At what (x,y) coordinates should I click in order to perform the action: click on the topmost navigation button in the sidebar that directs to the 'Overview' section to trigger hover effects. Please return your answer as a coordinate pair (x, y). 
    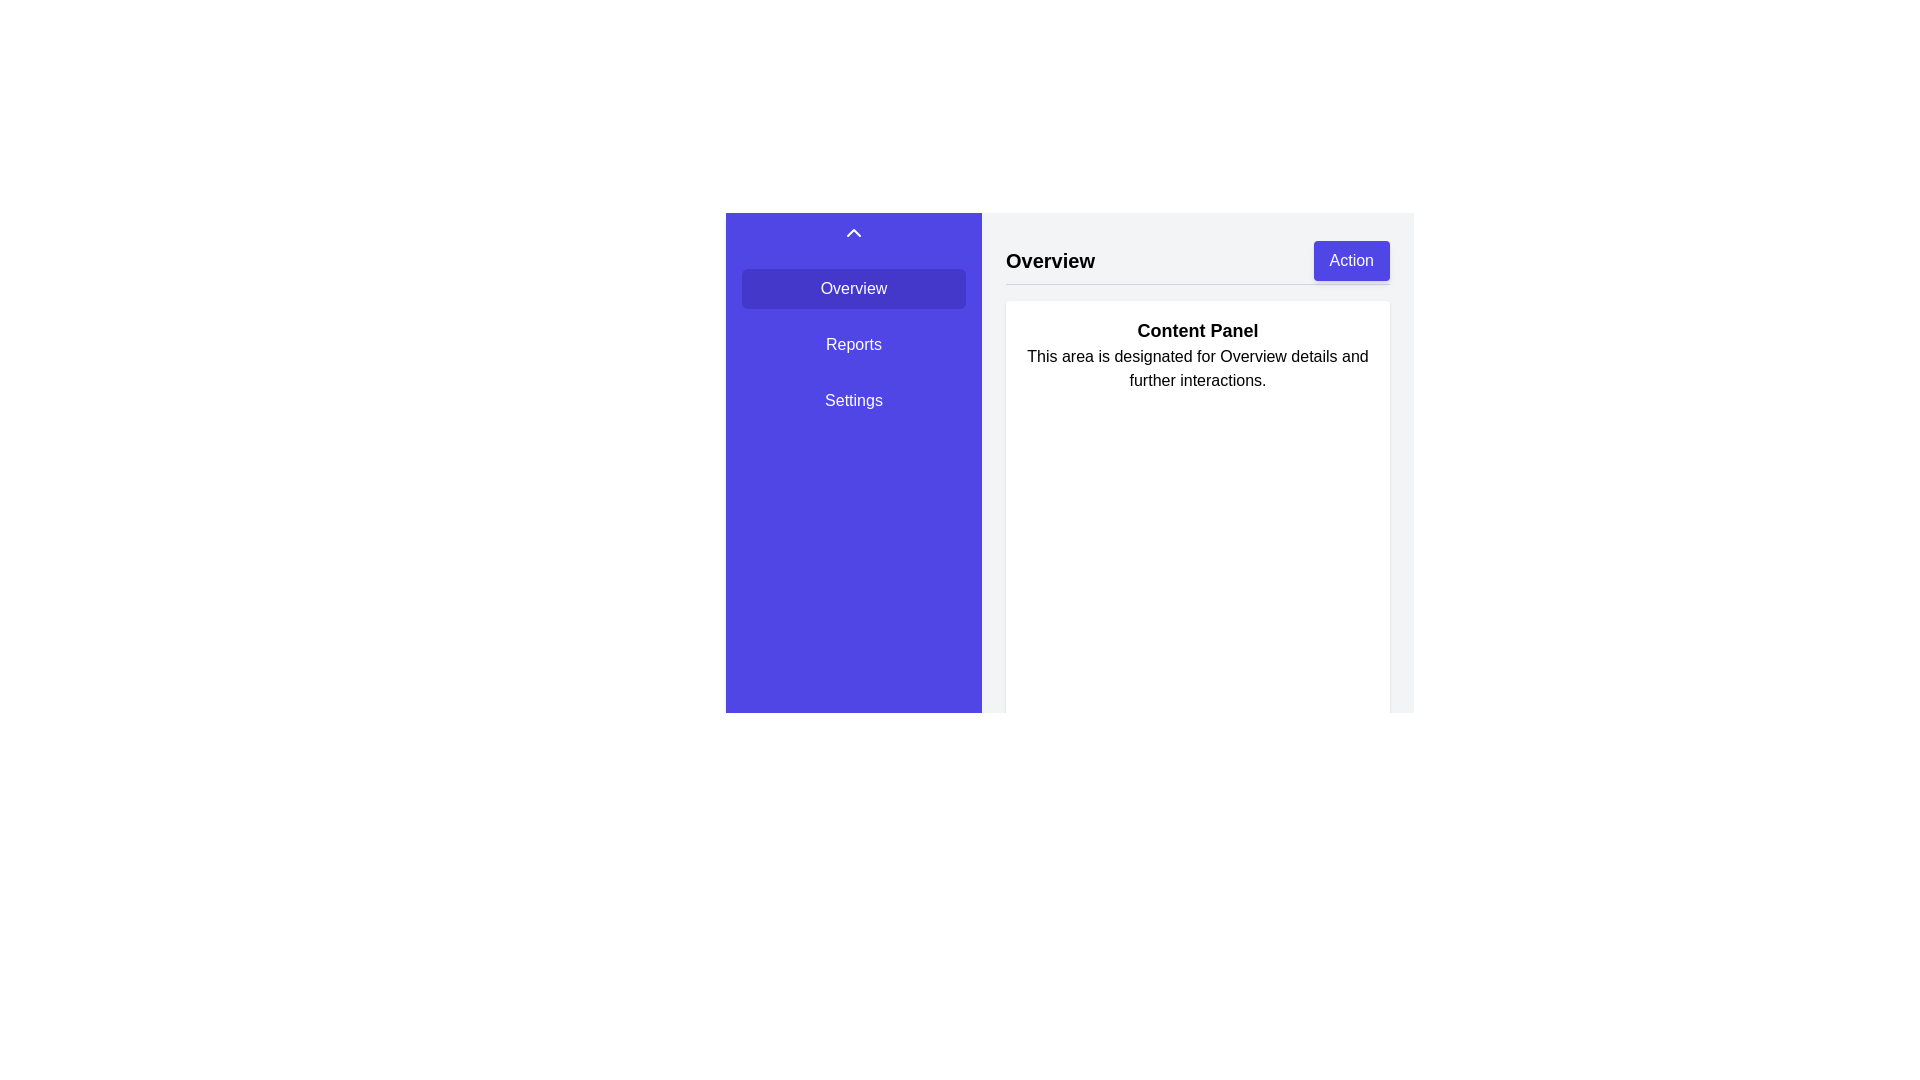
    Looking at the image, I should click on (854, 289).